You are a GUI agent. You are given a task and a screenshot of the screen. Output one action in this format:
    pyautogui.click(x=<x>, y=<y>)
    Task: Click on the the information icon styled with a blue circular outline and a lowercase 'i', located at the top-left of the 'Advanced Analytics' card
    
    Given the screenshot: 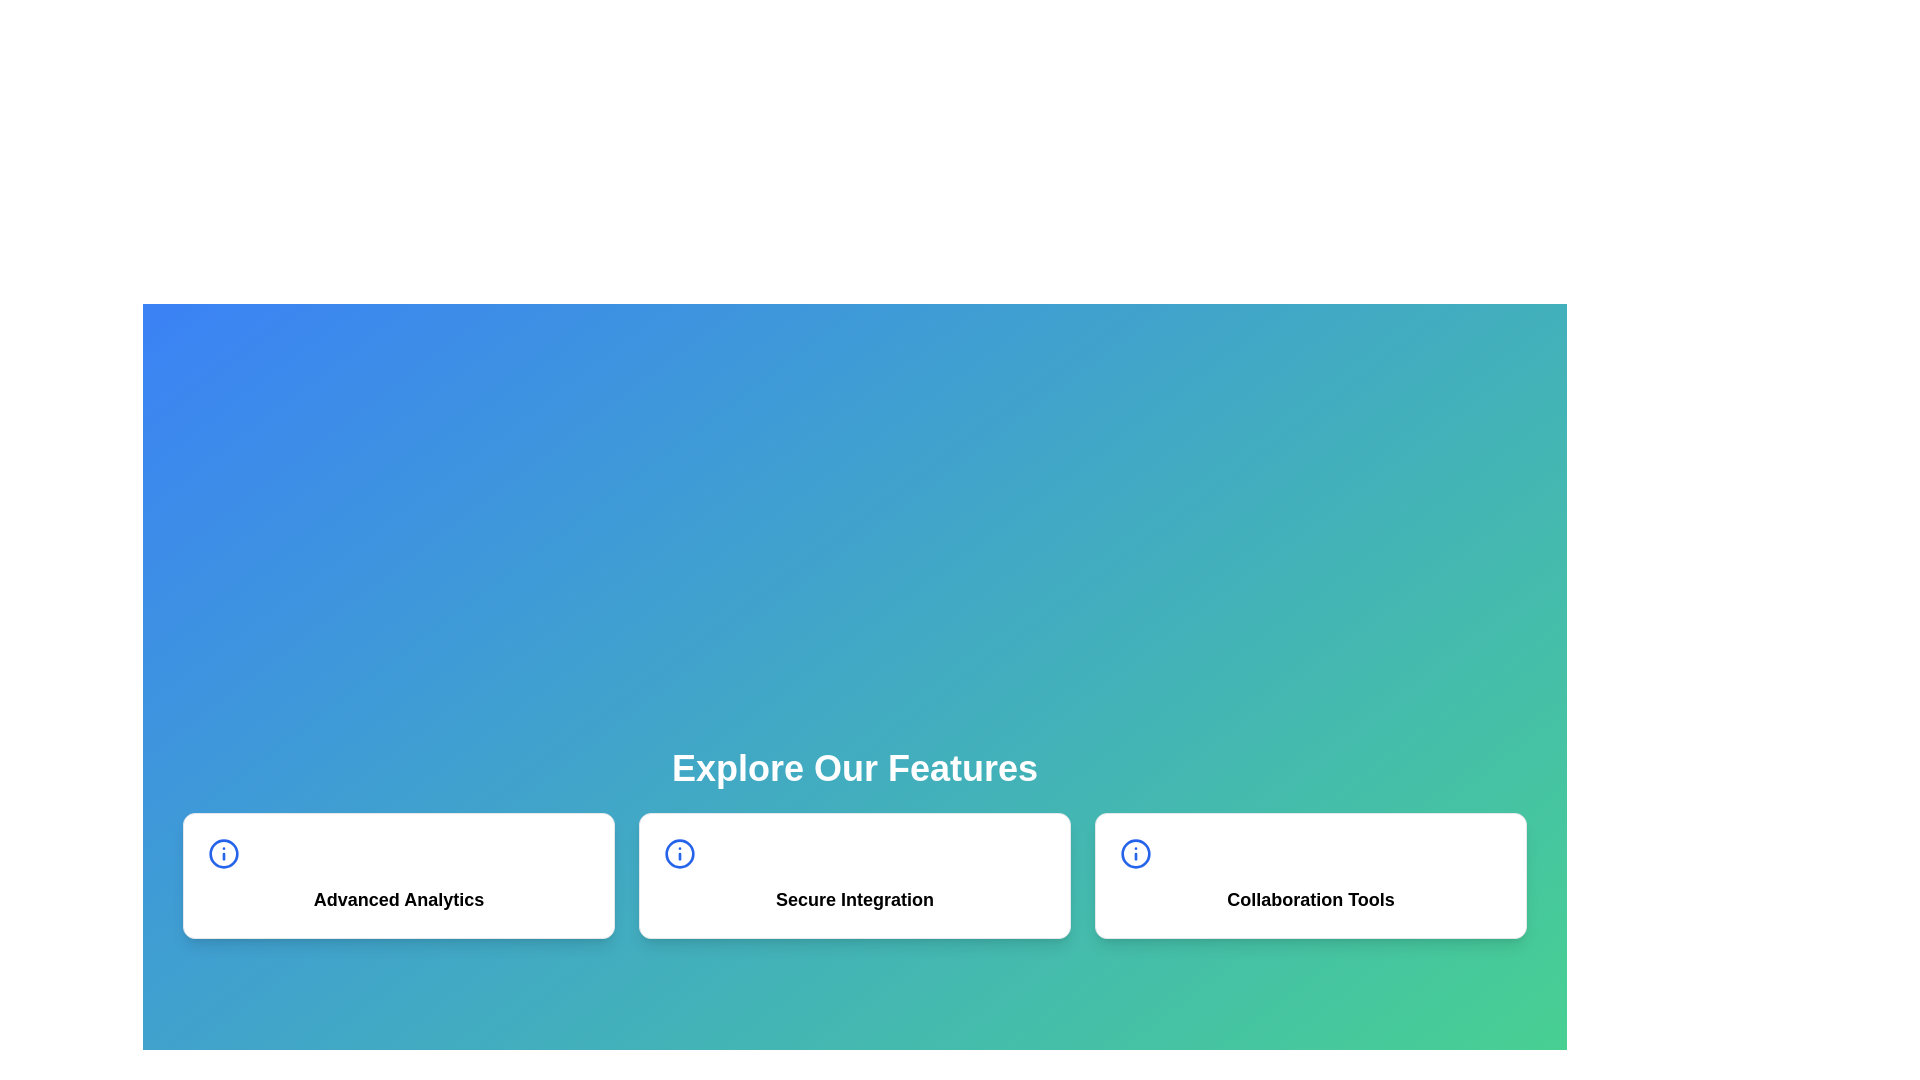 What is the action you would take?
    pyautogui.click(x=224, y=853)
    